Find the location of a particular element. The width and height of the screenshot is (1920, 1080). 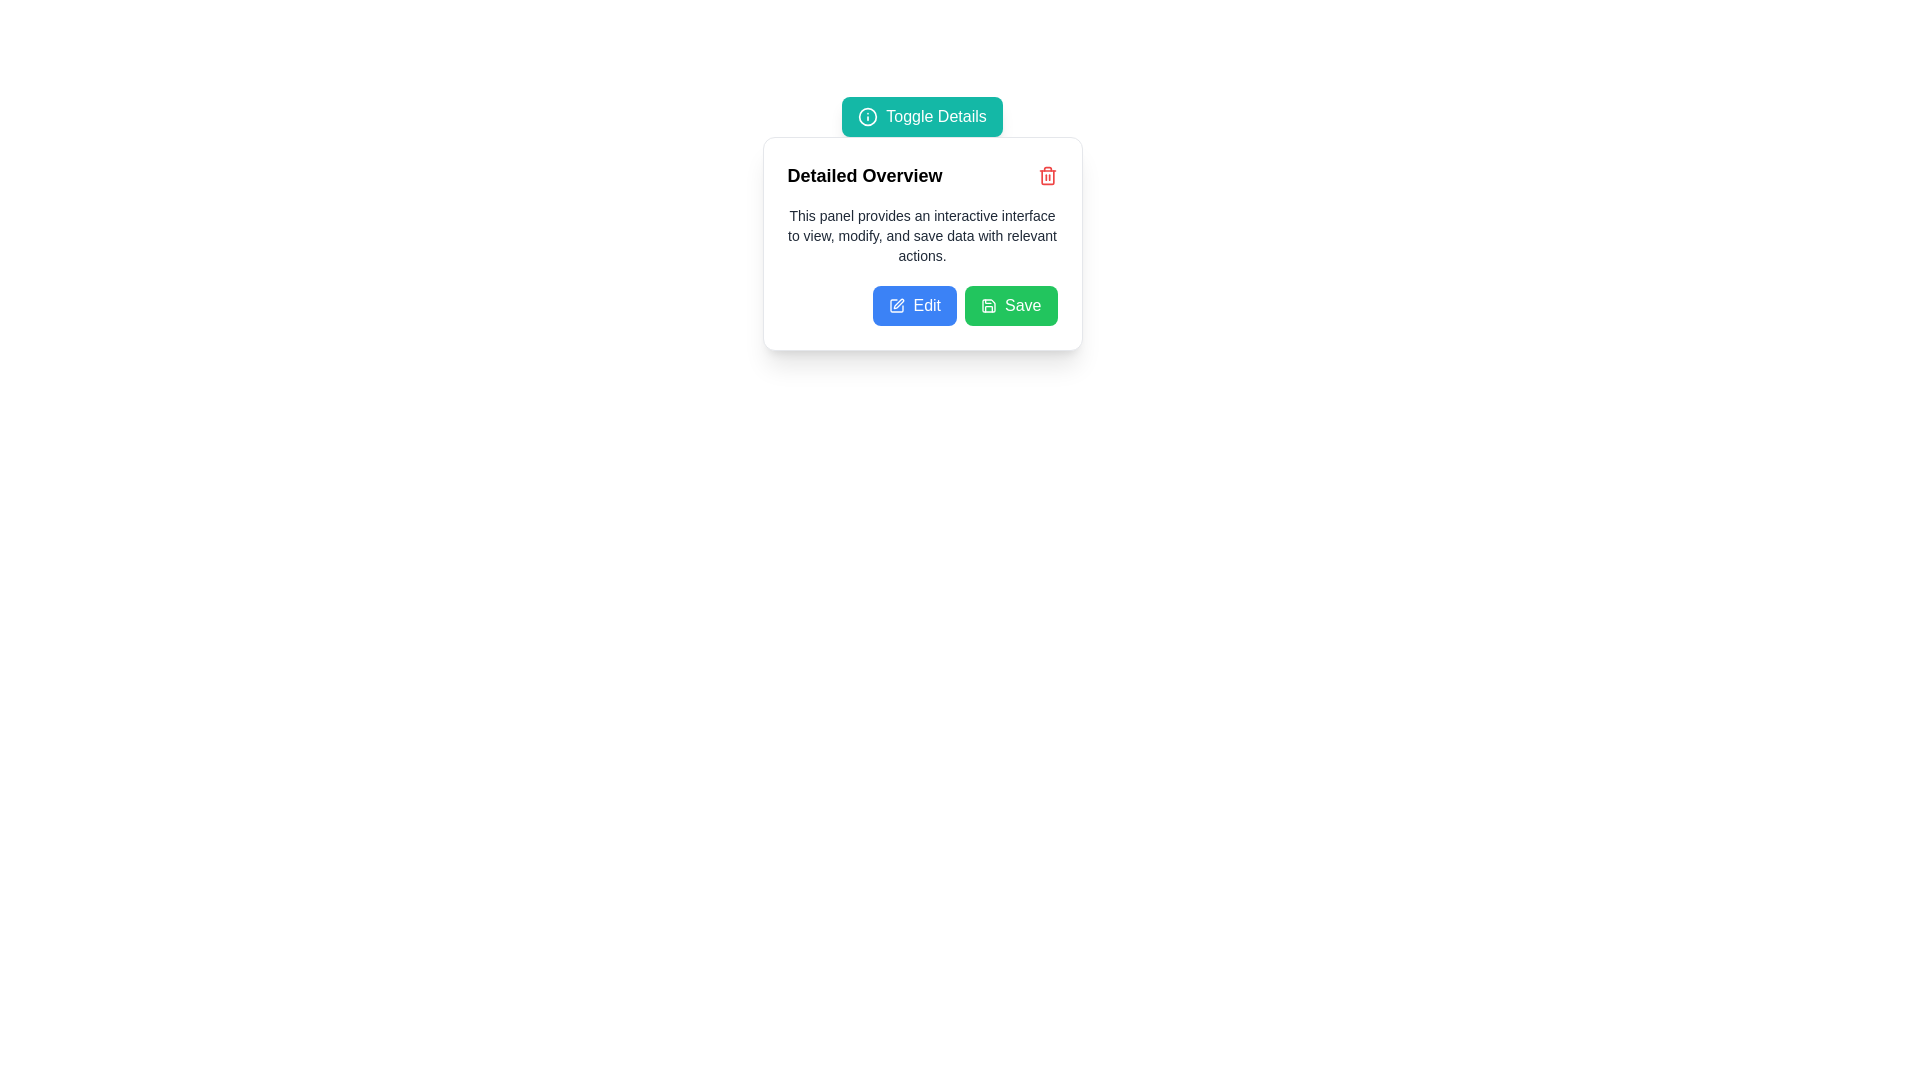

the 'Edit' button located in the group of buttons at the bottom right corner of the 'Detailed Overview' panel to enter edit mode is located at coordinates (921, 305).